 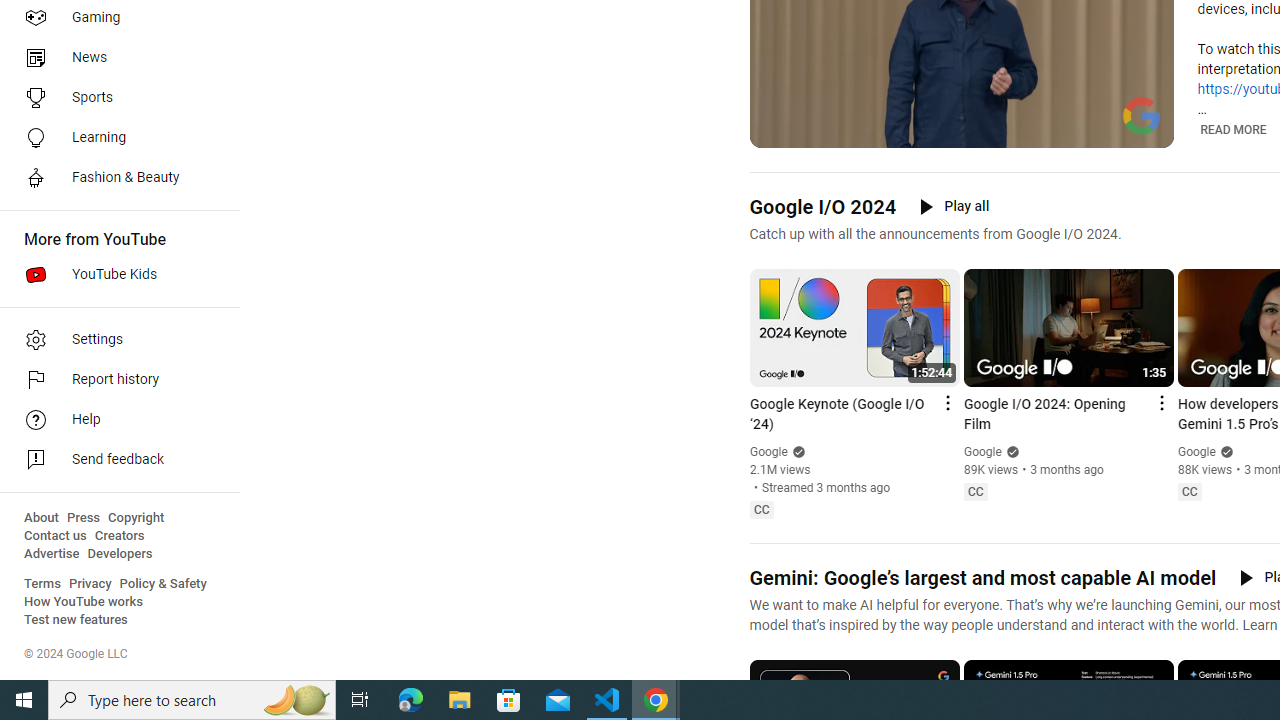 I want to click on 'YouTube Kids', so click(x=112, y=275).